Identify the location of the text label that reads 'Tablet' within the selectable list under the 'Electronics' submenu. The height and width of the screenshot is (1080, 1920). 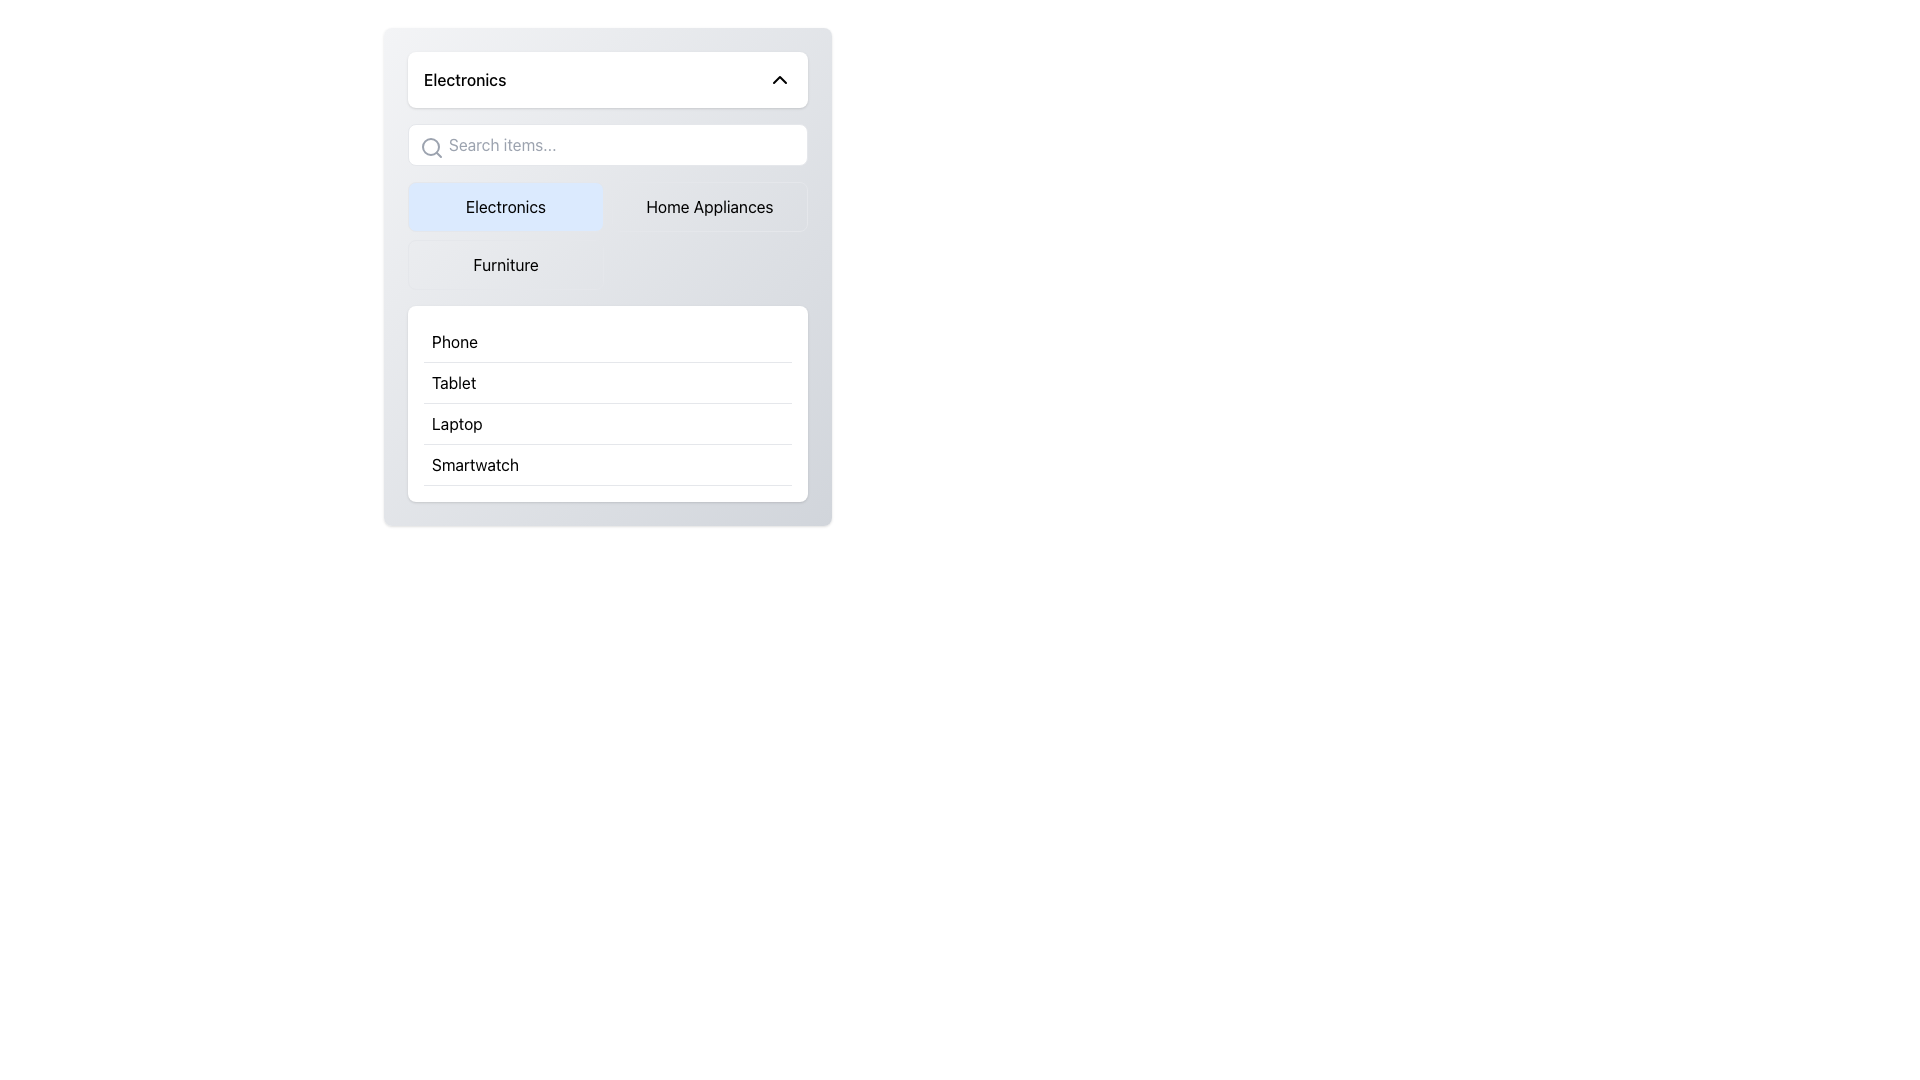
(453, 382).